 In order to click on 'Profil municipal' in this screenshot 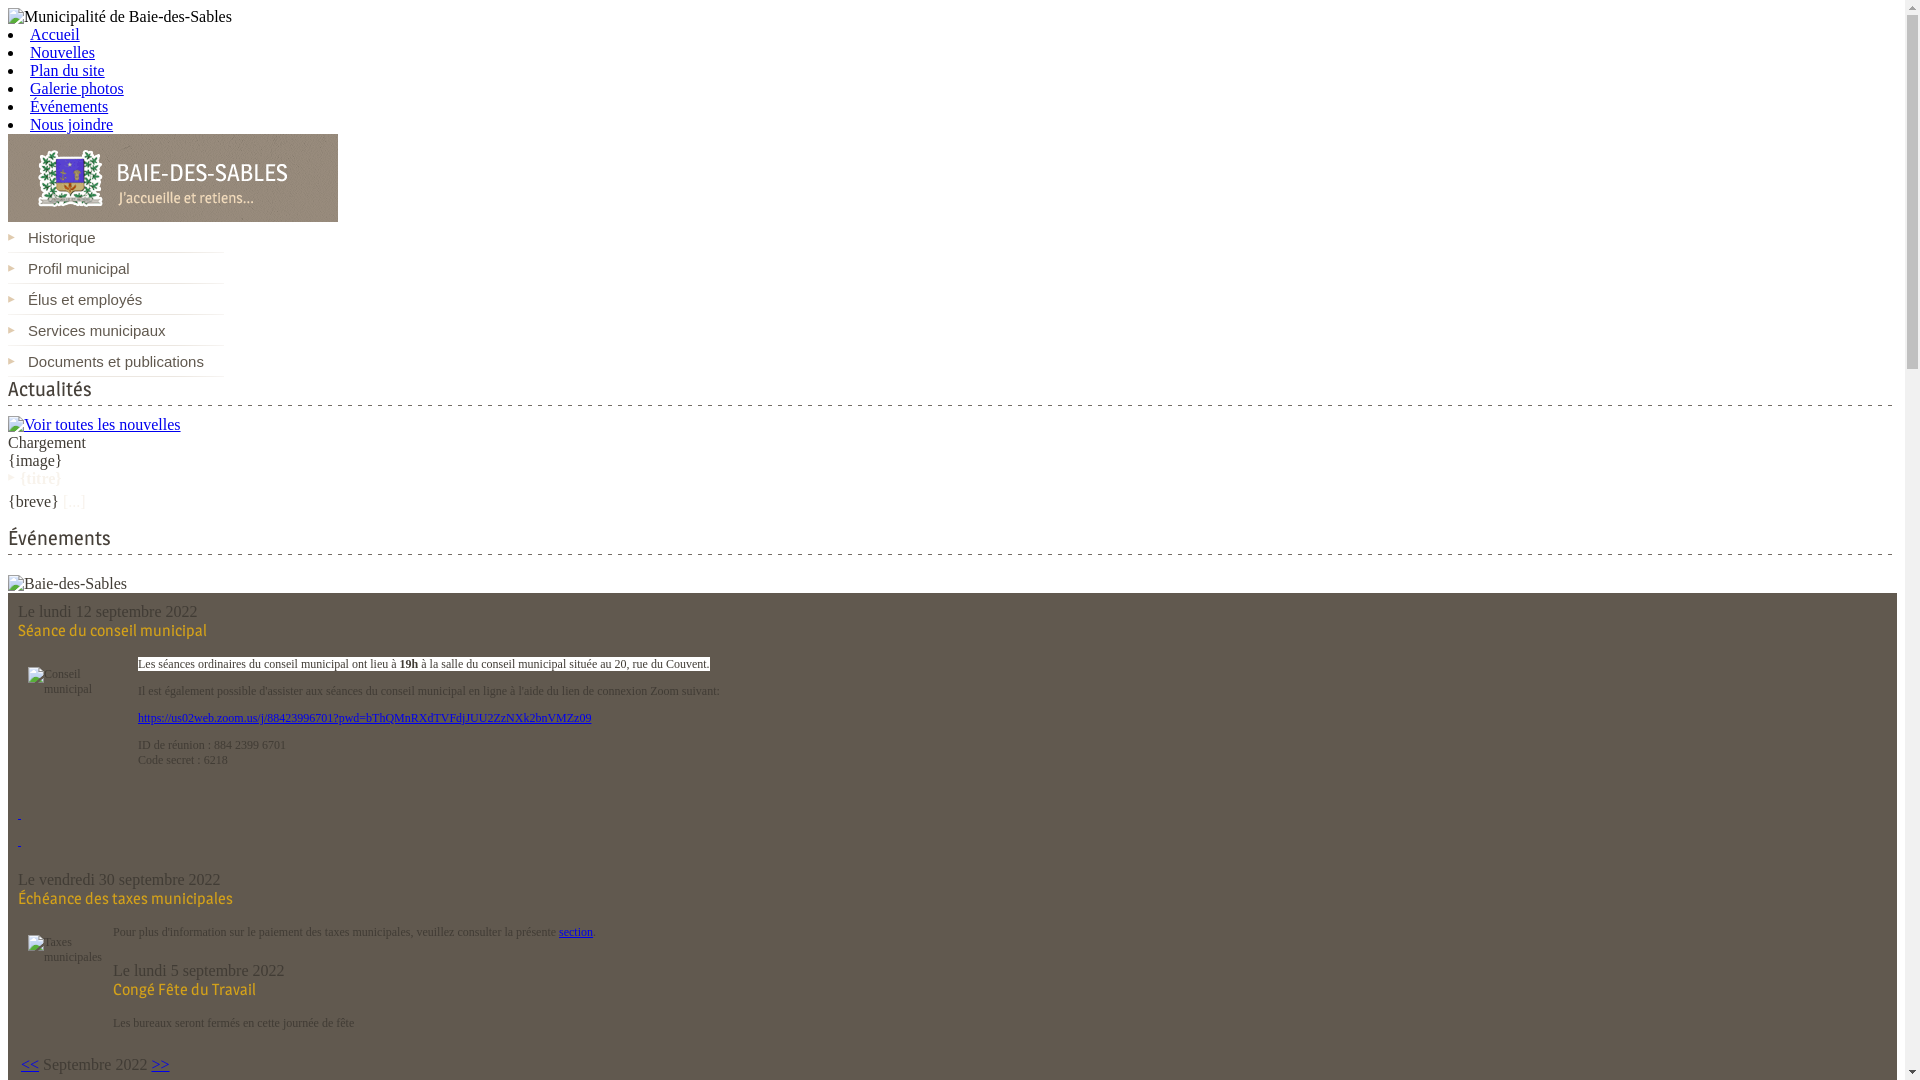, I will do `click(114, 267)`.